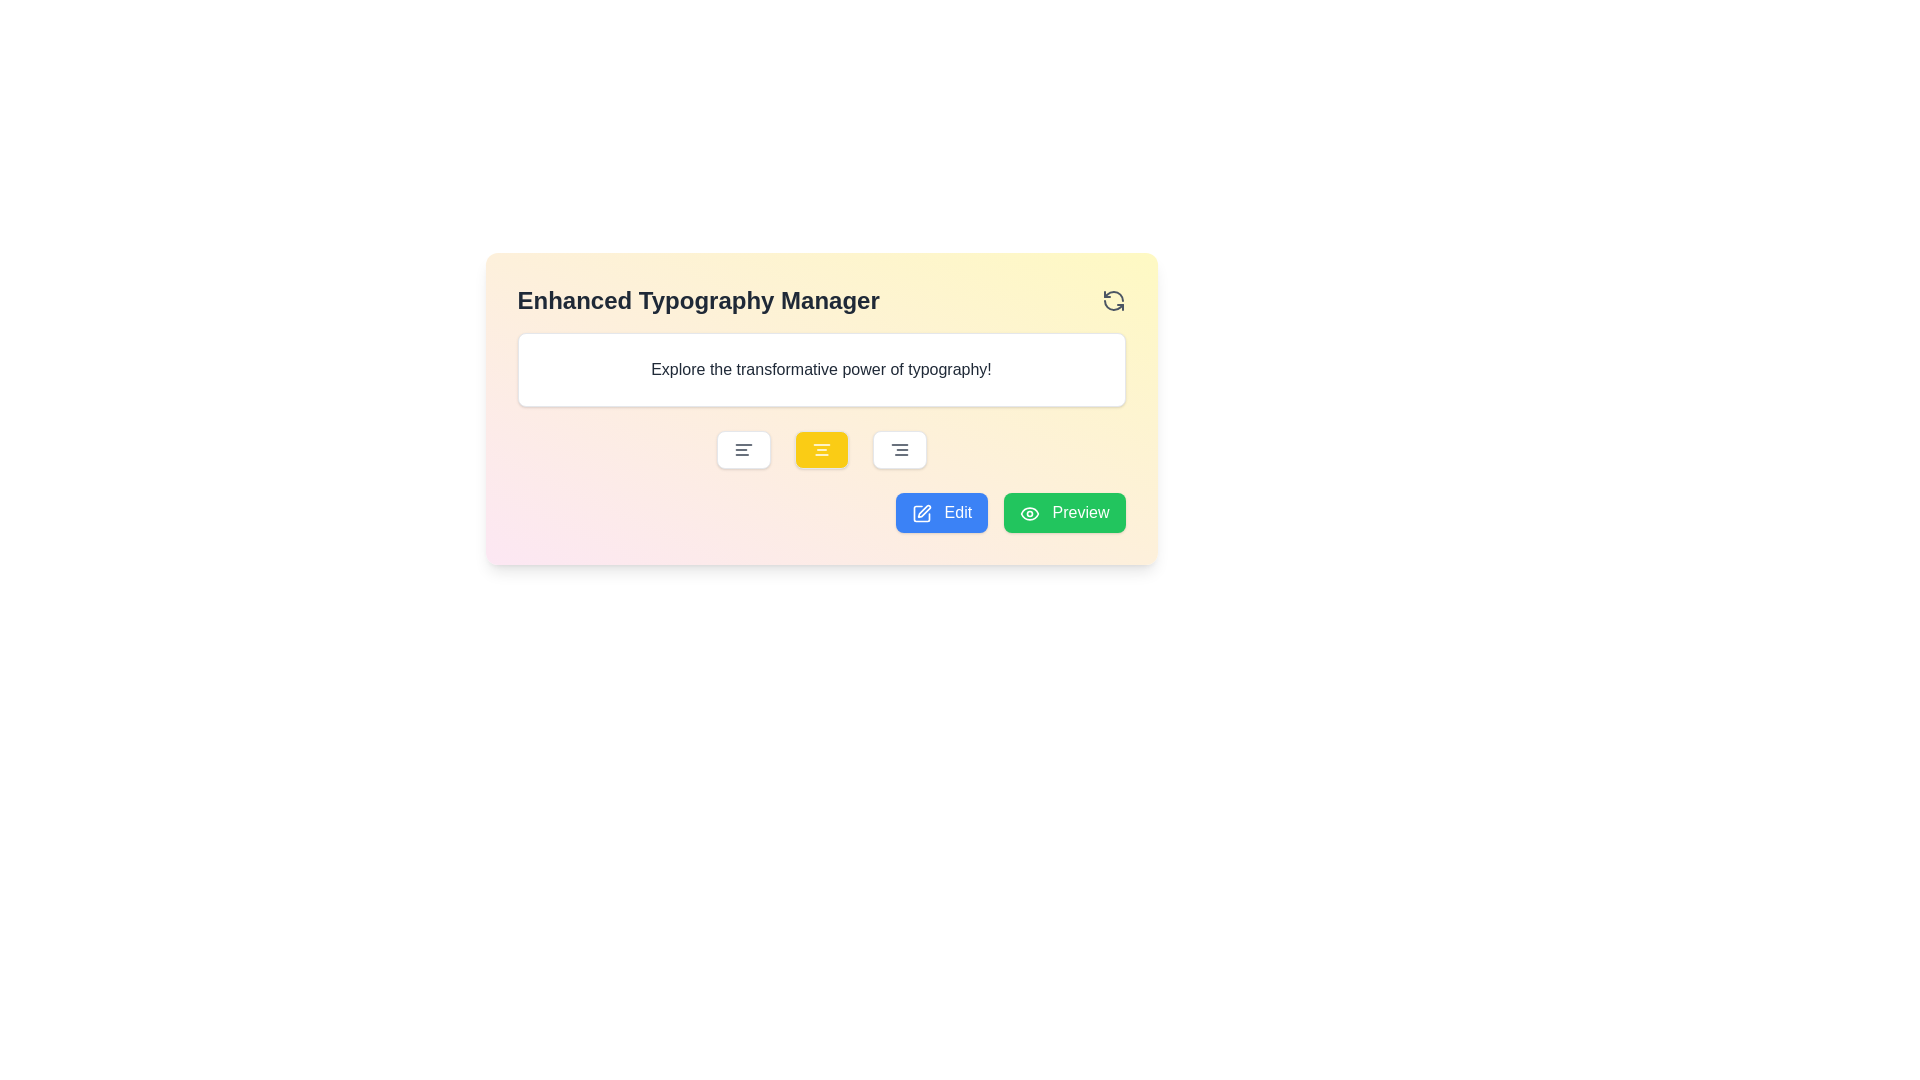  Describe the element at coordinates (821, 450) in the screenshot. I see `the medium-sized rectangular button with a bright yellow background and an icon resembling three horizontal lines, centered vertically, to potentially display tooltips or additional details` at that location.